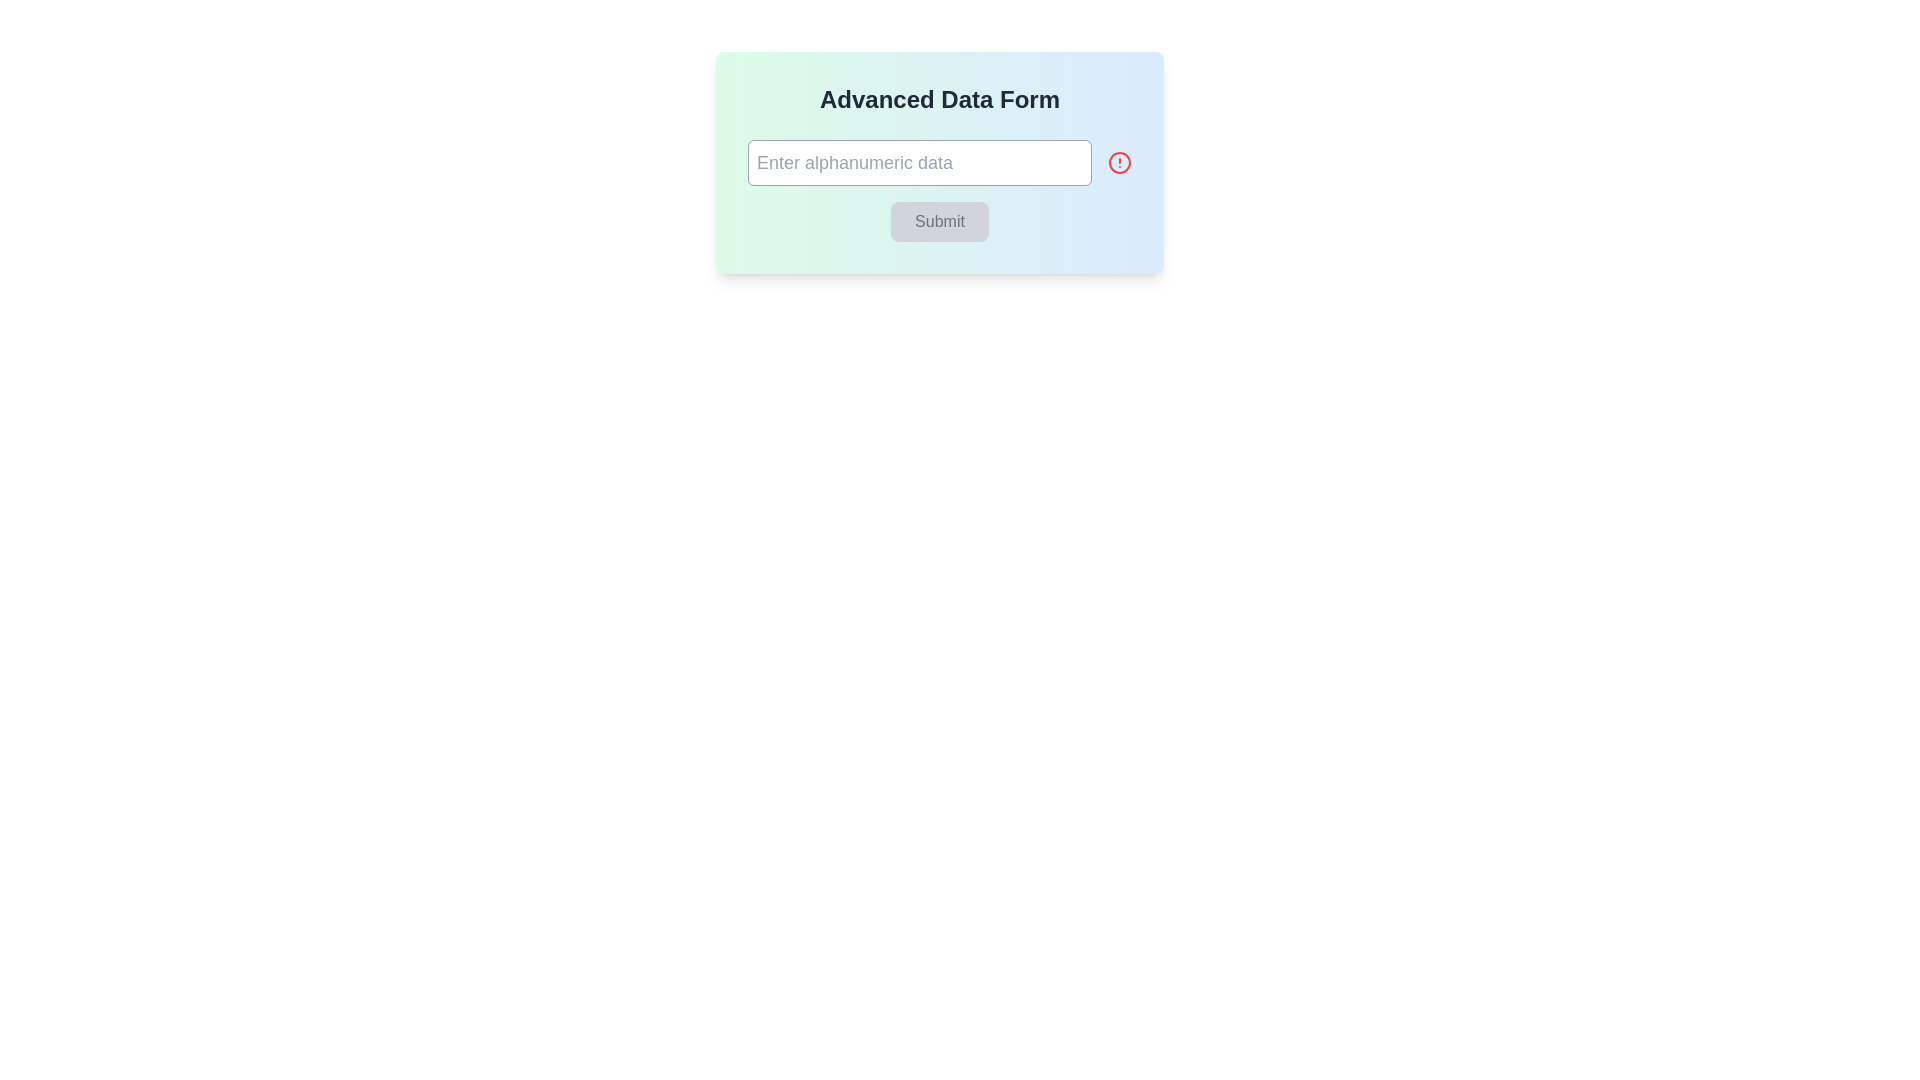 The height and width of the screenshot is (1080, 1920). I want to click on the alert icon located to the right of the input field with placeholder text 'Enter alphanumeric data' within the 'Advanced Data Form' card, so click(1118, 161).